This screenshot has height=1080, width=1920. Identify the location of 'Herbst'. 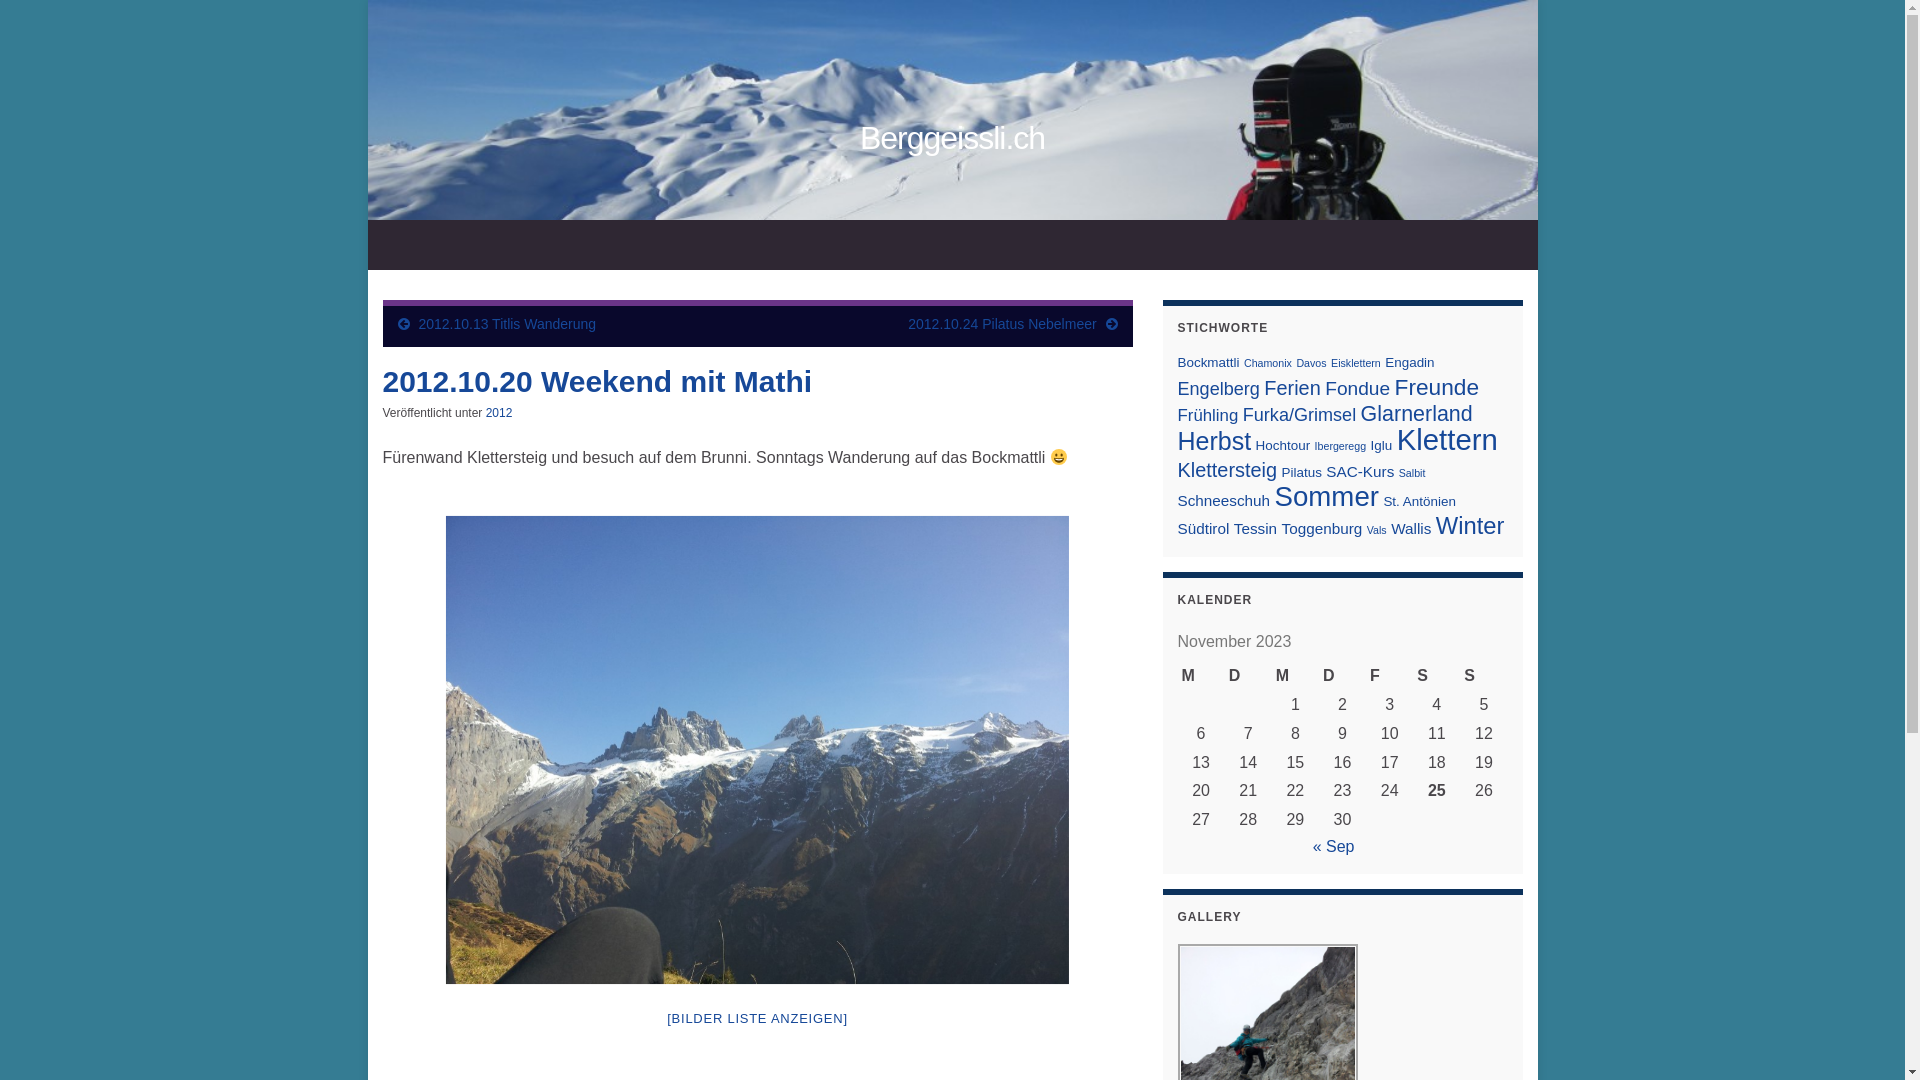
(1213, 439).